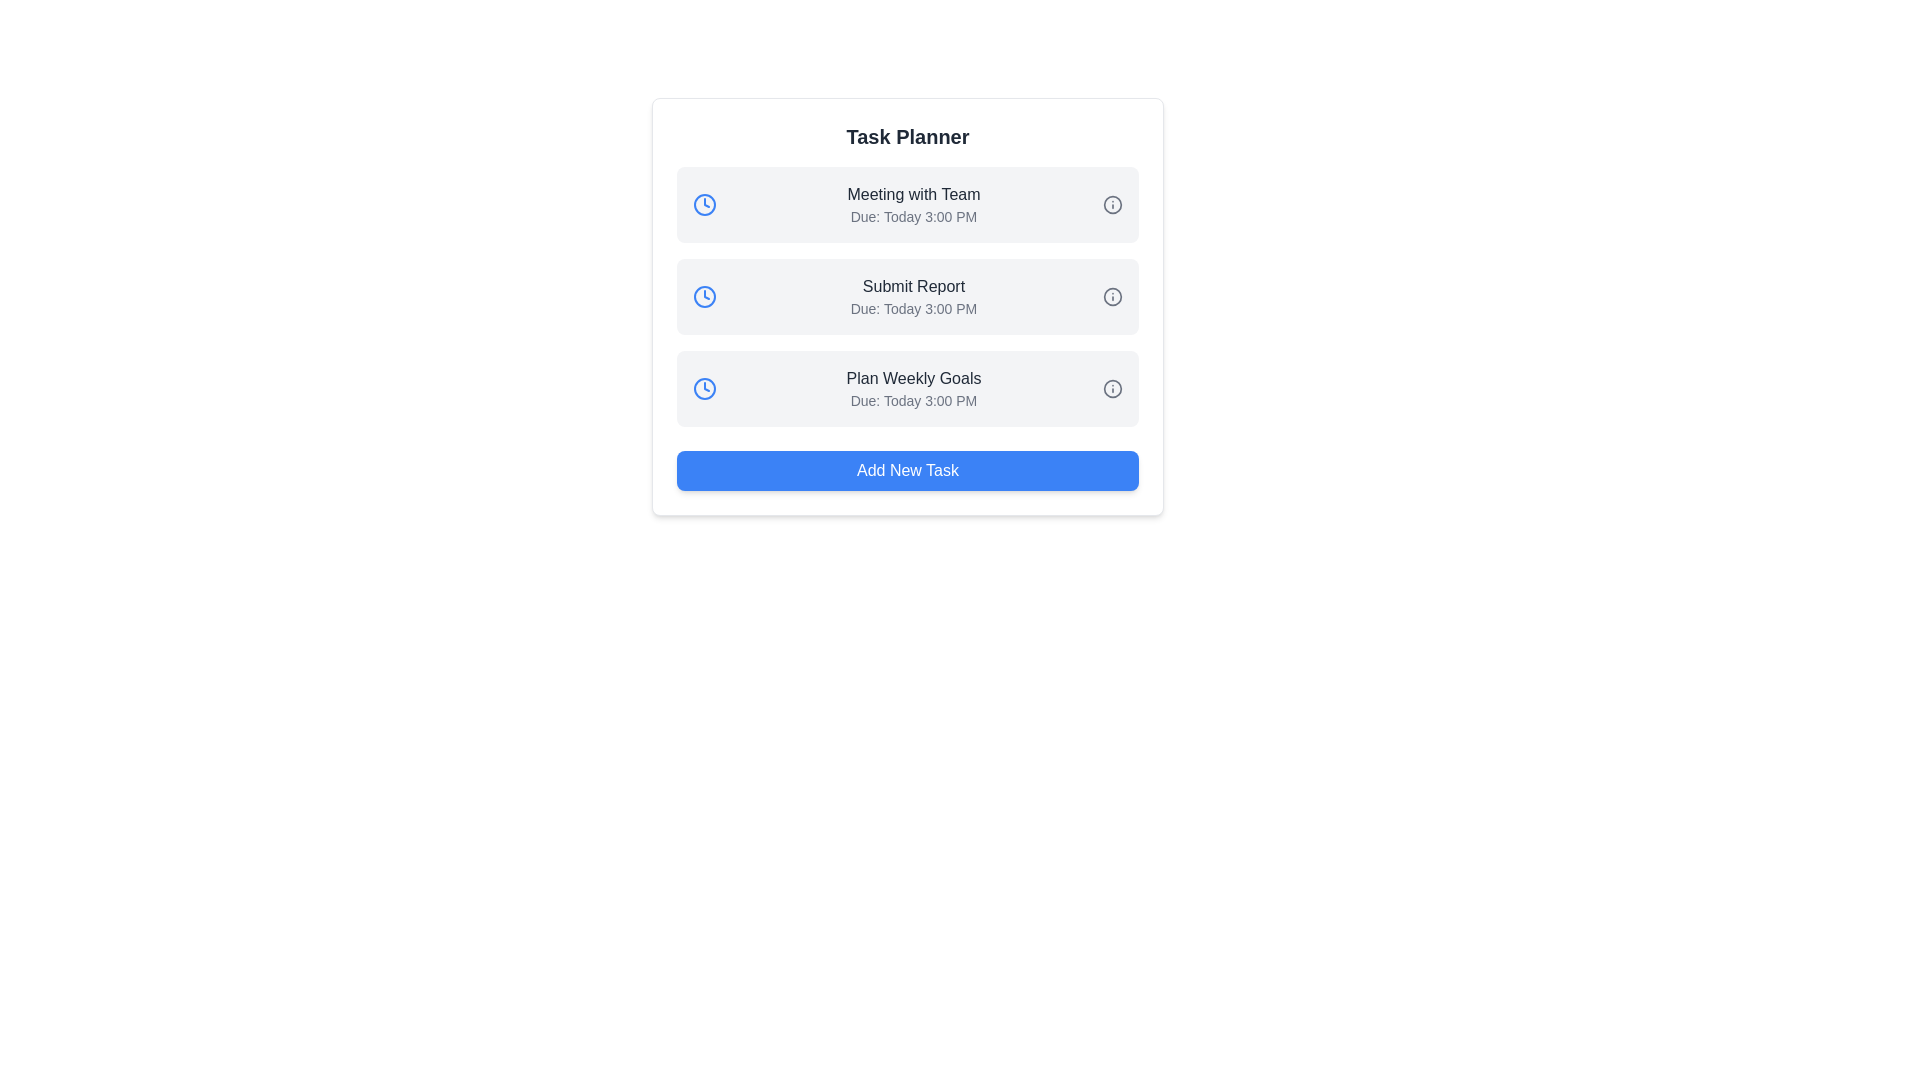  What do you see at coordinates (906, 470) in the screenshot?
I see `the blue button with rounded corners labeled 'Add New Task' located at the bottom of the task panel` at bounding box center [906, 470].